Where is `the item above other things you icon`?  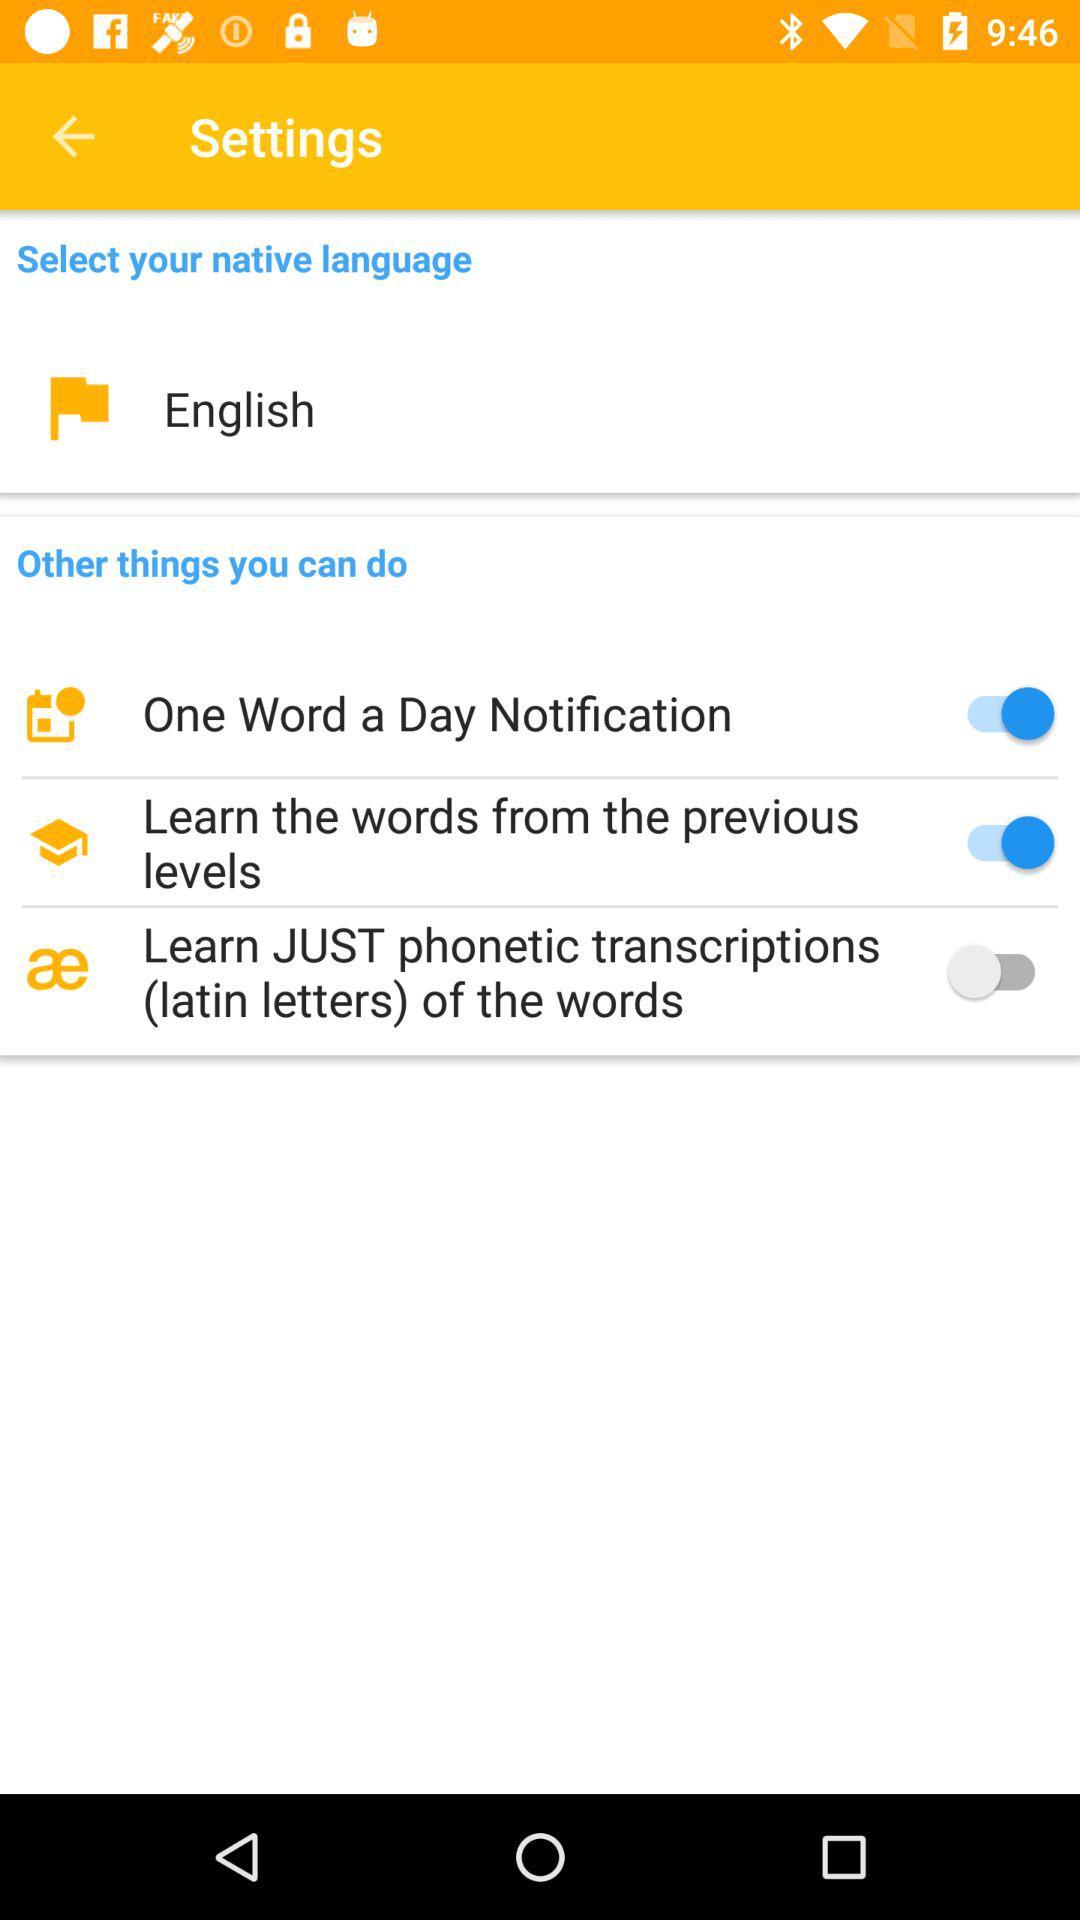 the item above other things you icon is located at coordinates (540, 407).